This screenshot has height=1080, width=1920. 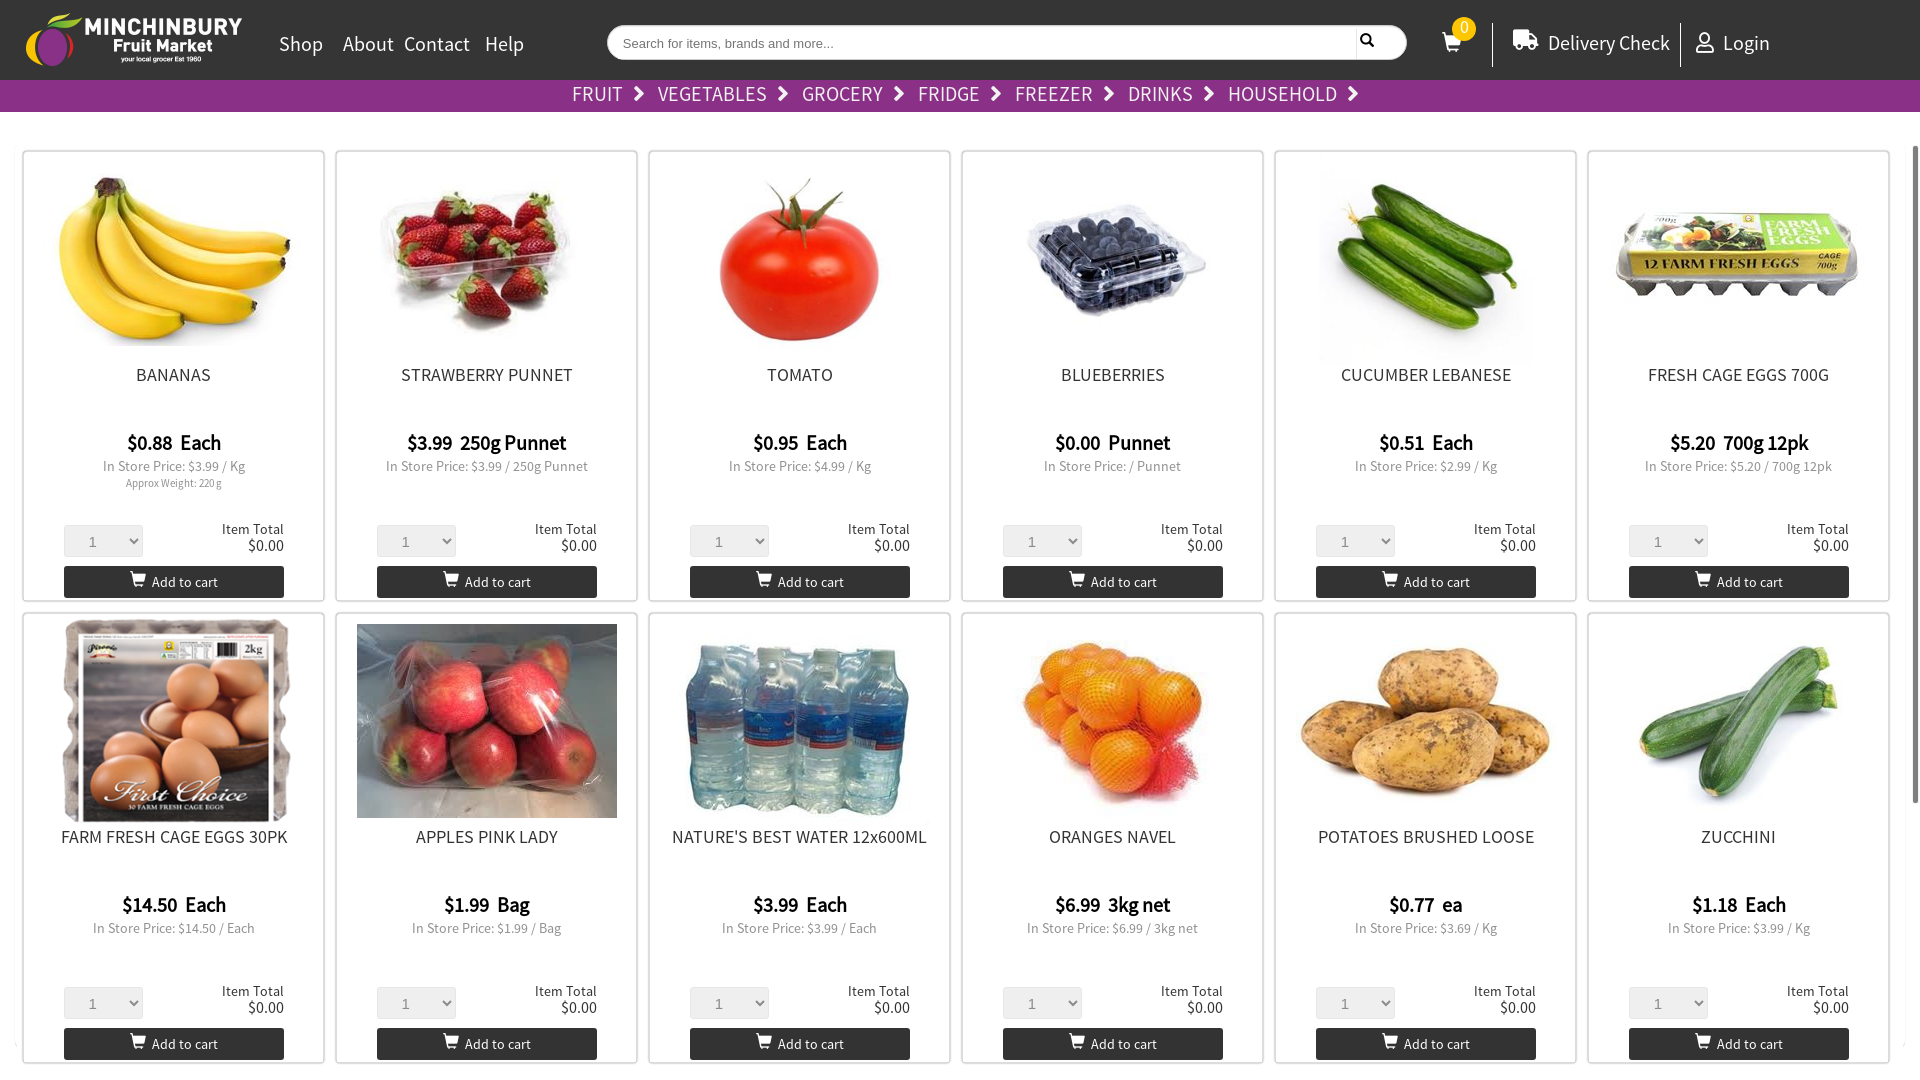 What do you see at coordinates (504, 43) in the screenshot?
I see `'Help'` at bounding box center [504, 43].